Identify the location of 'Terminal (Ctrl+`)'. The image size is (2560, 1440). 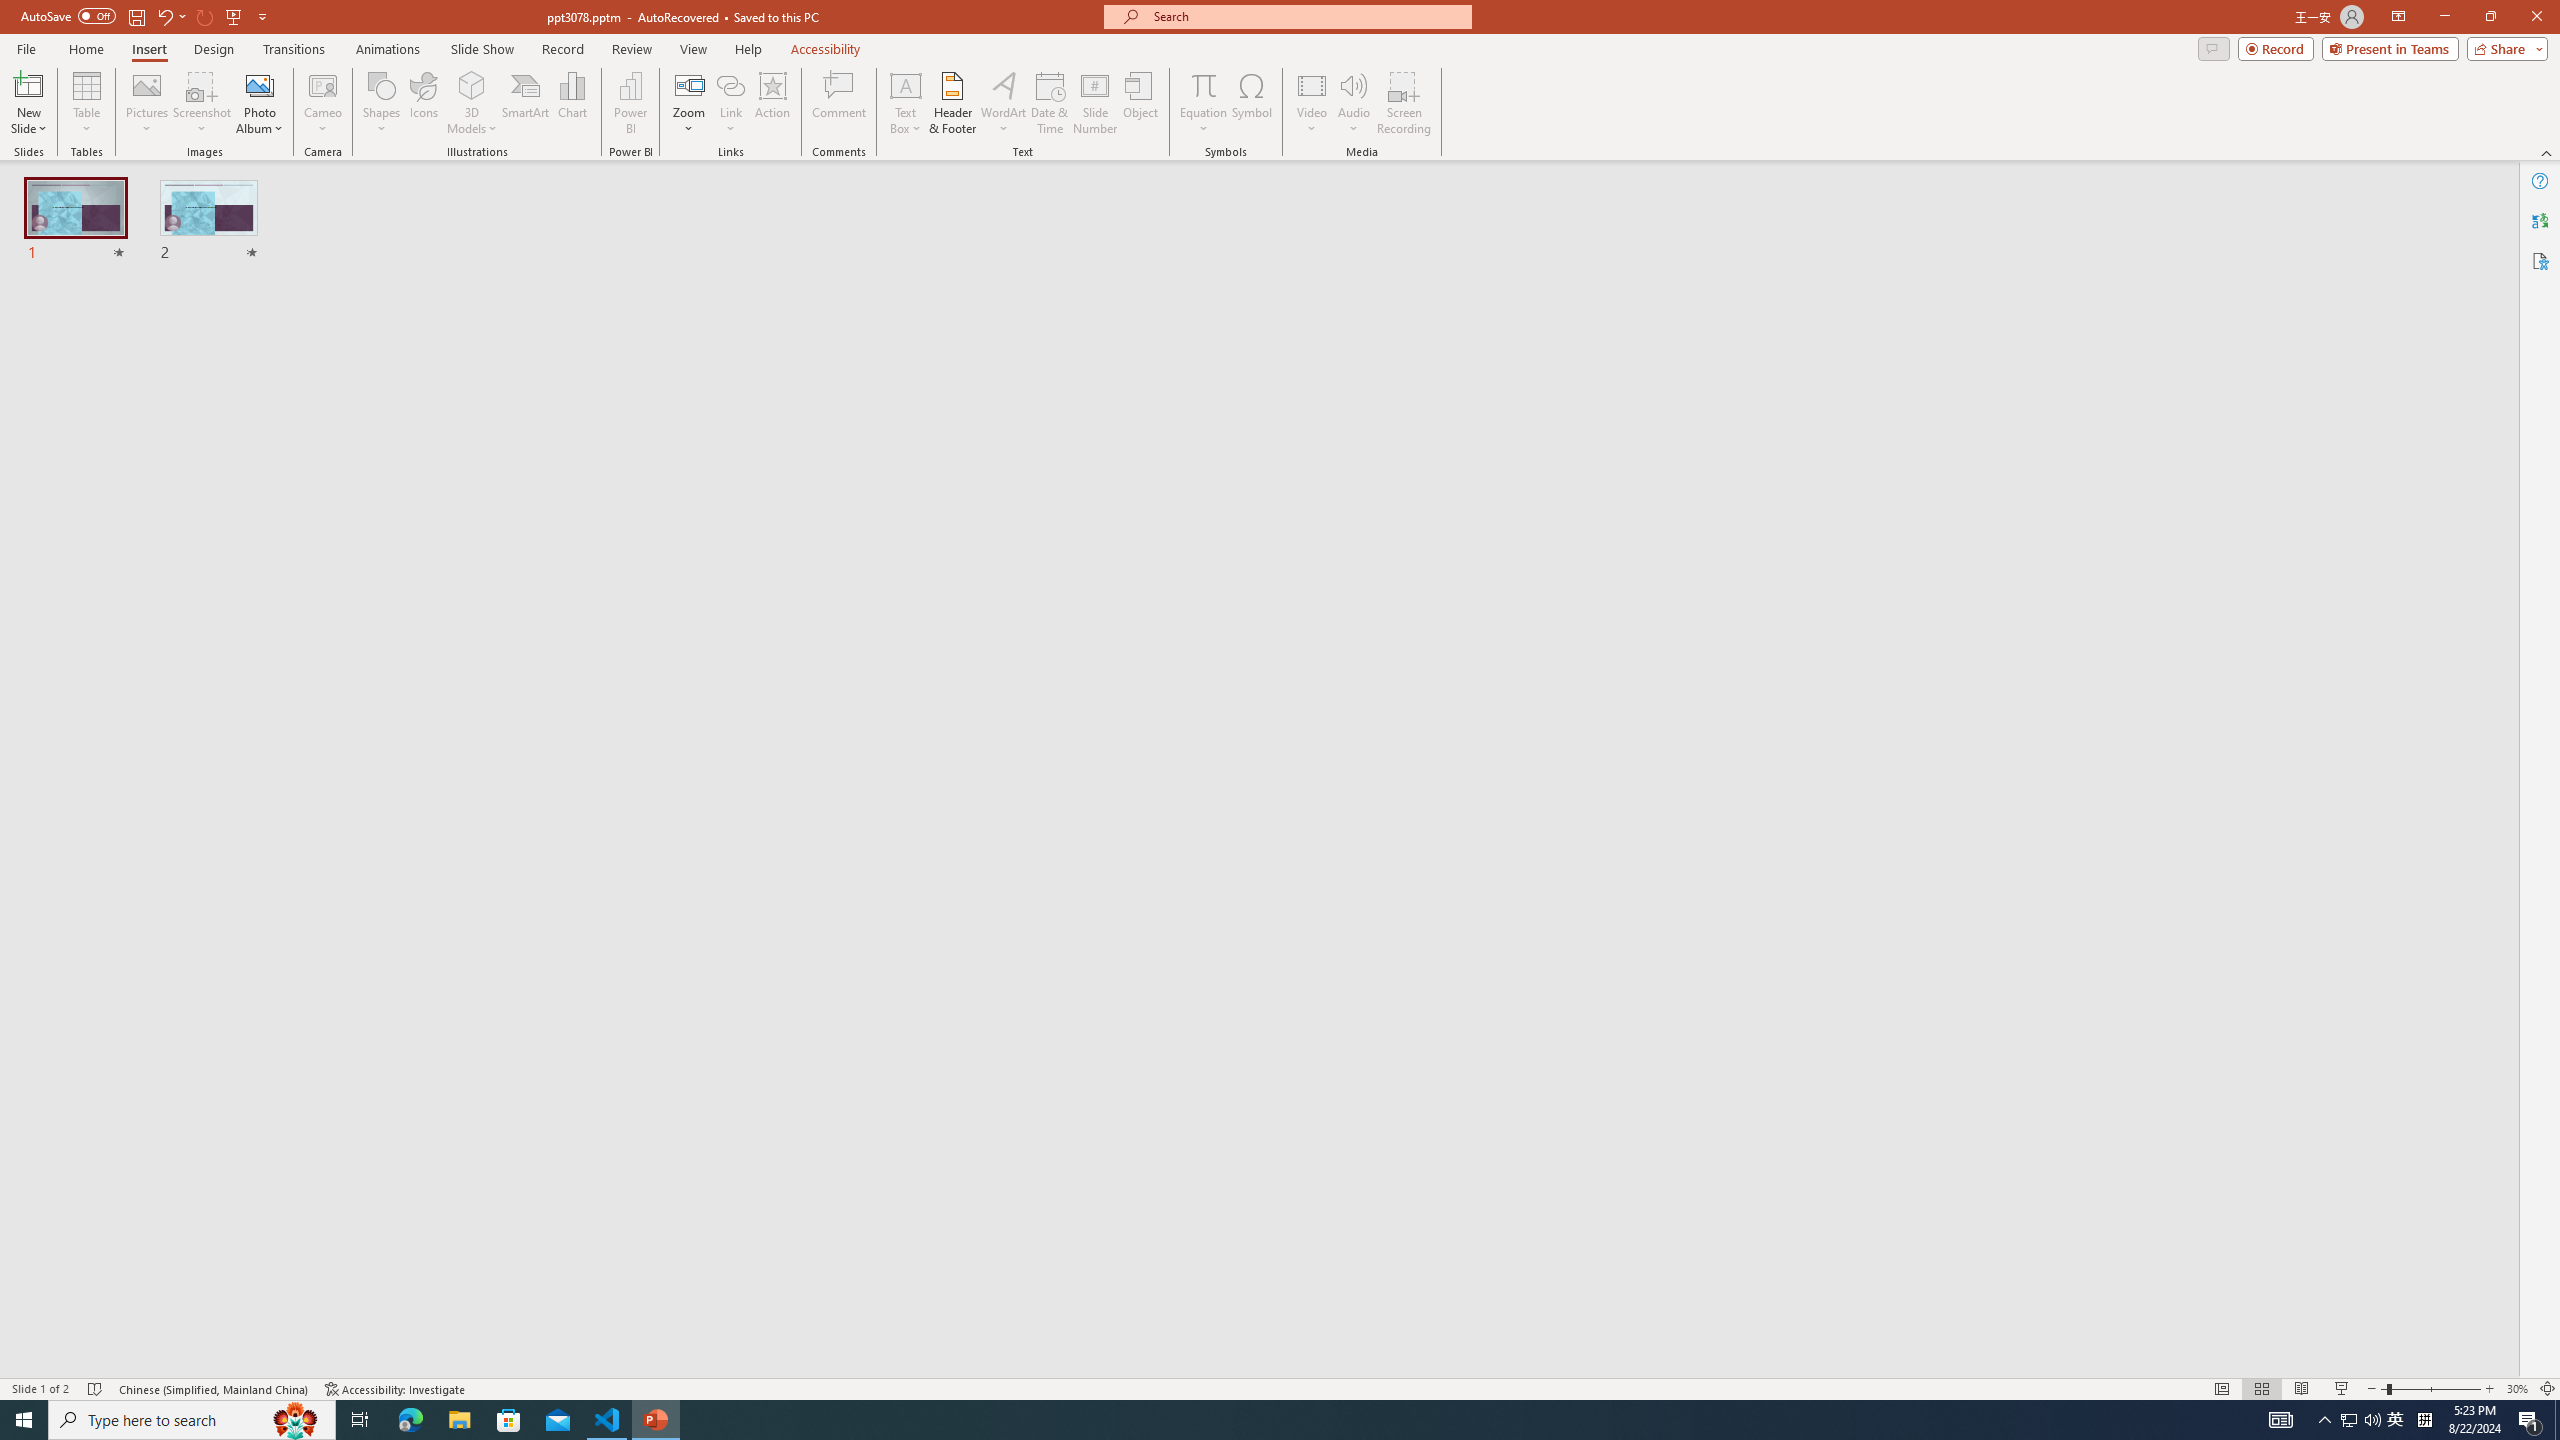
(1019, 938).